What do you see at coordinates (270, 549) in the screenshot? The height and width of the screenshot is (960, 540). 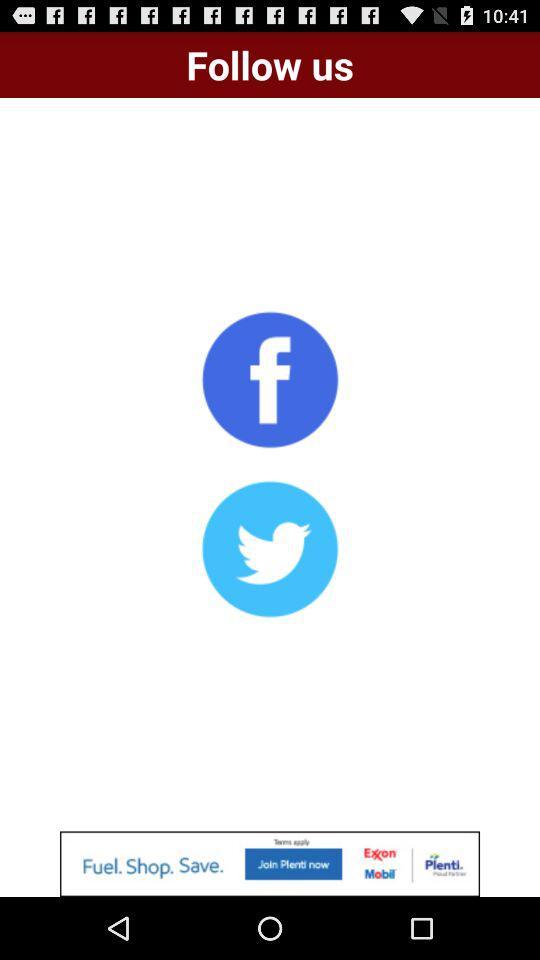 I see `shows twitter icon` at bounding box center [270, 549].